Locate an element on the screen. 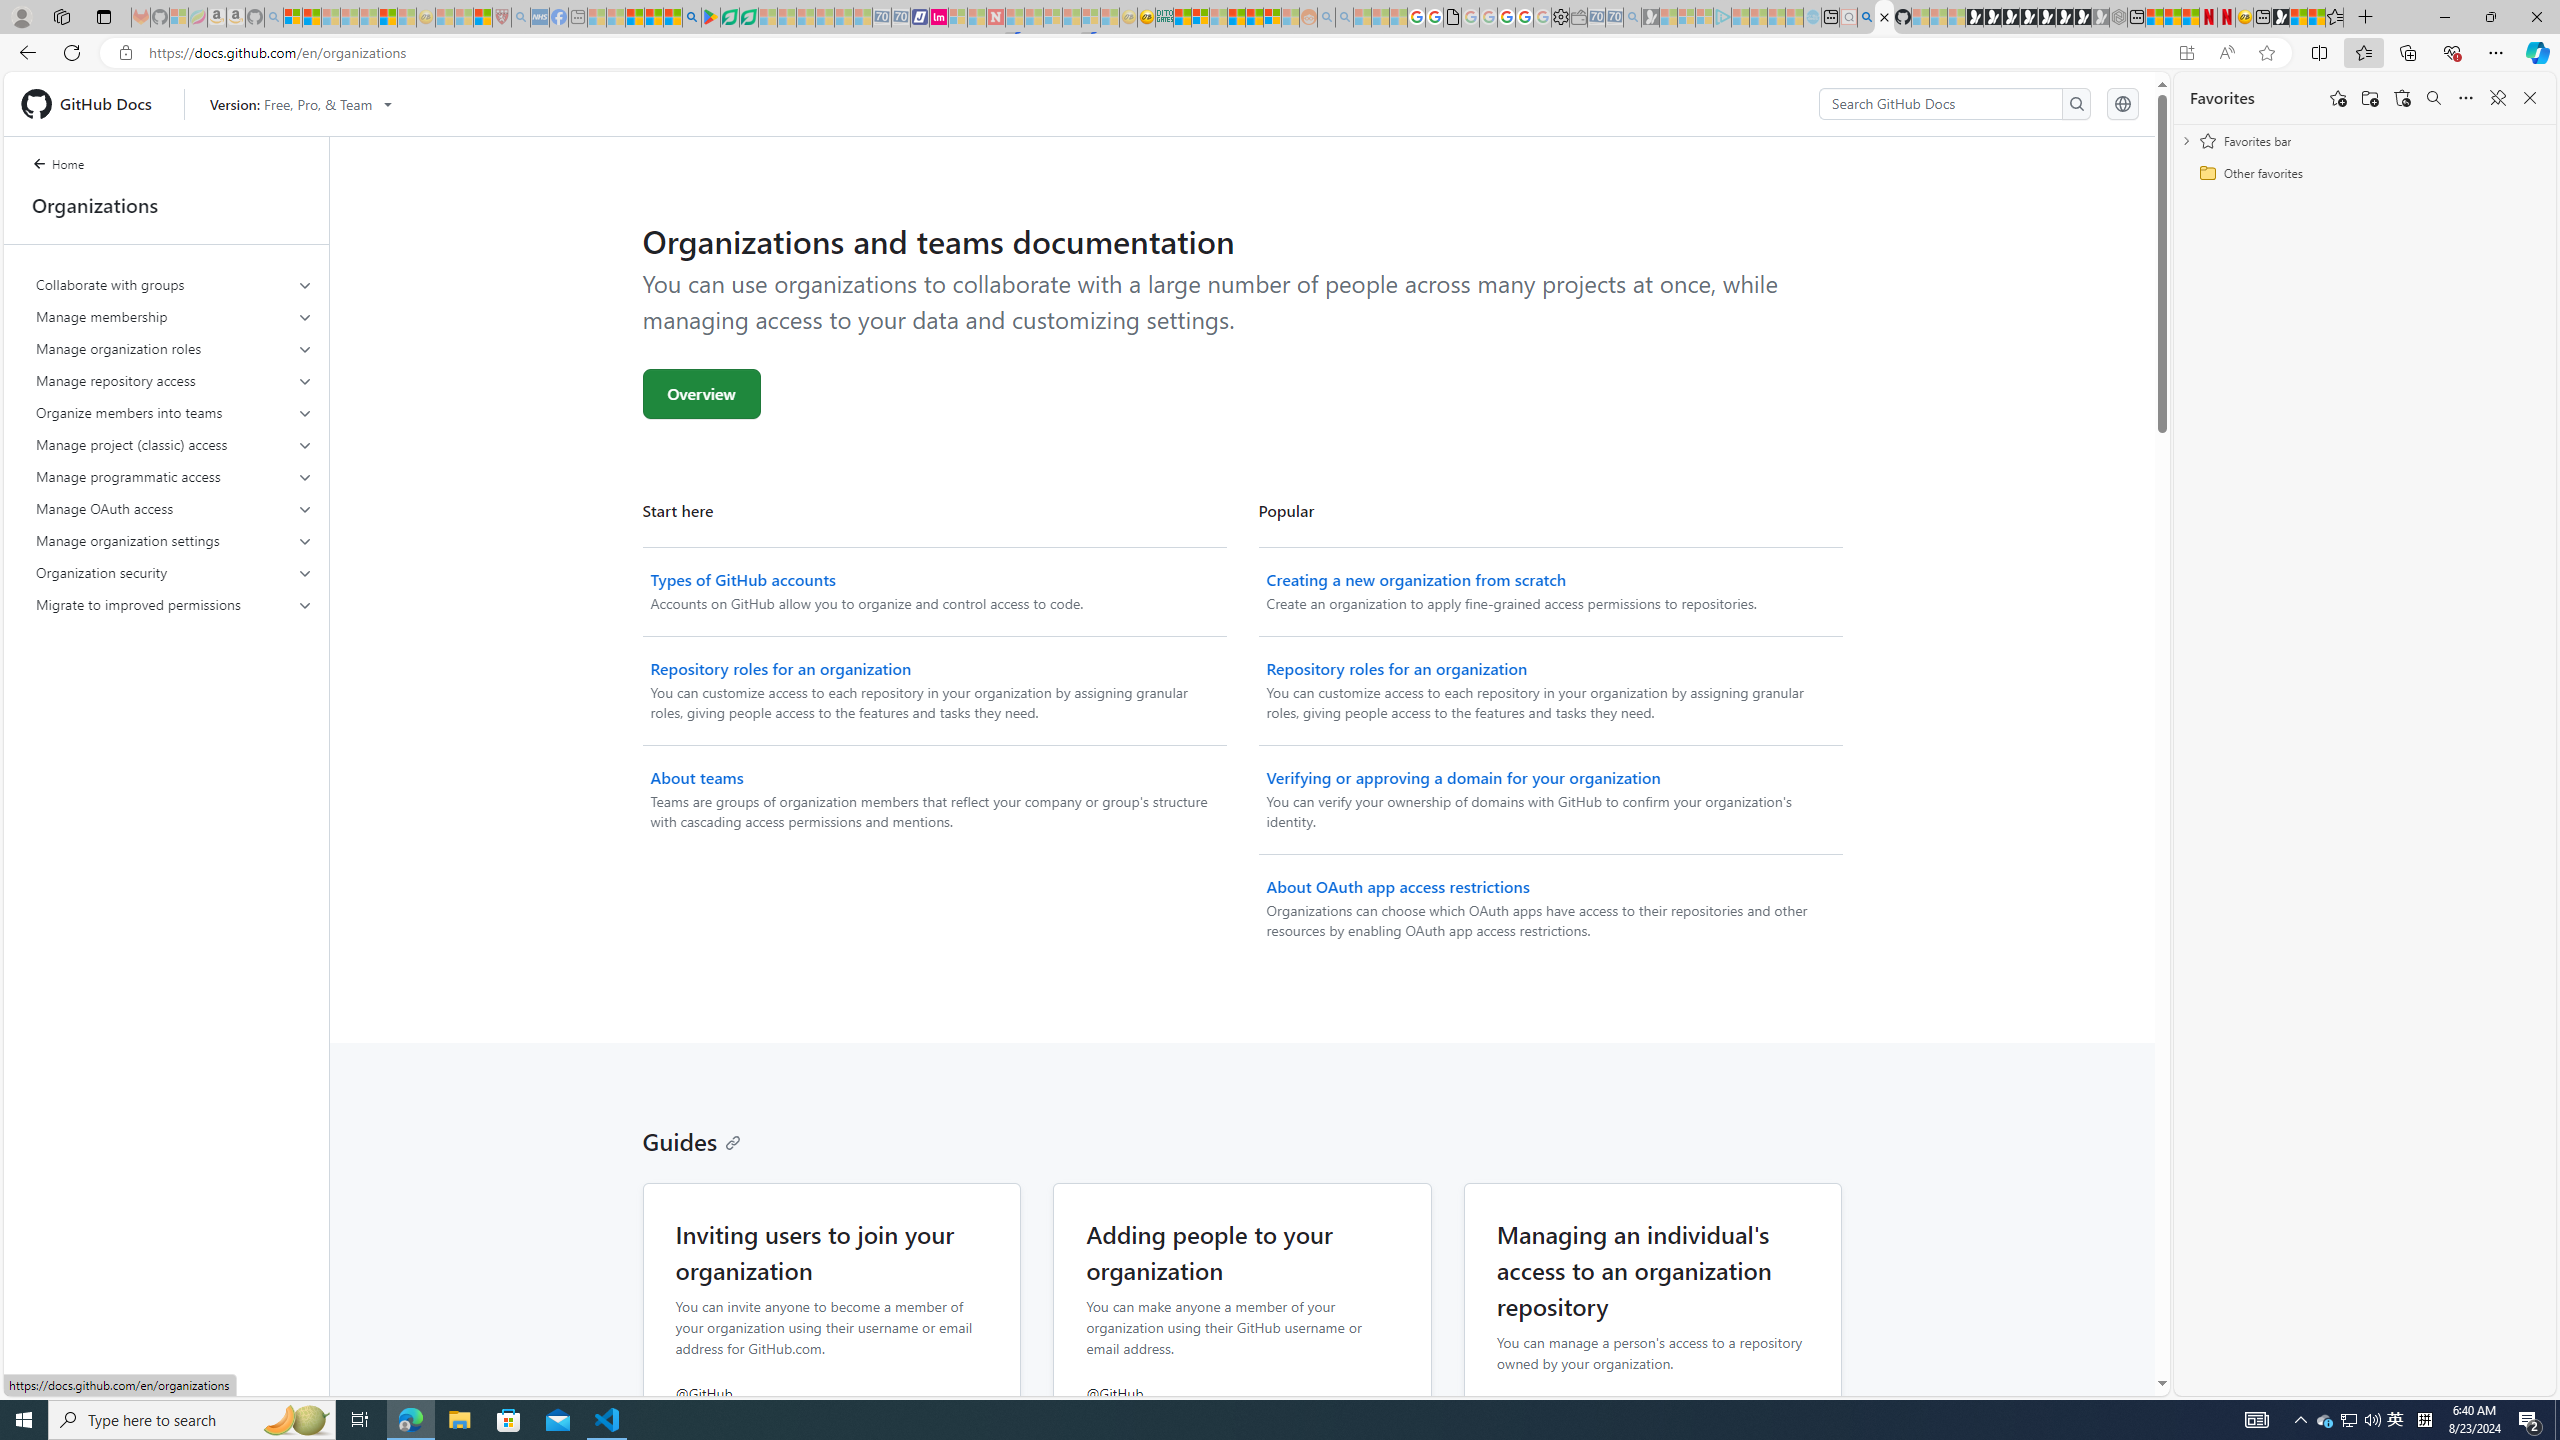  'Manage organization settings' is located at coordinates (174, 540).